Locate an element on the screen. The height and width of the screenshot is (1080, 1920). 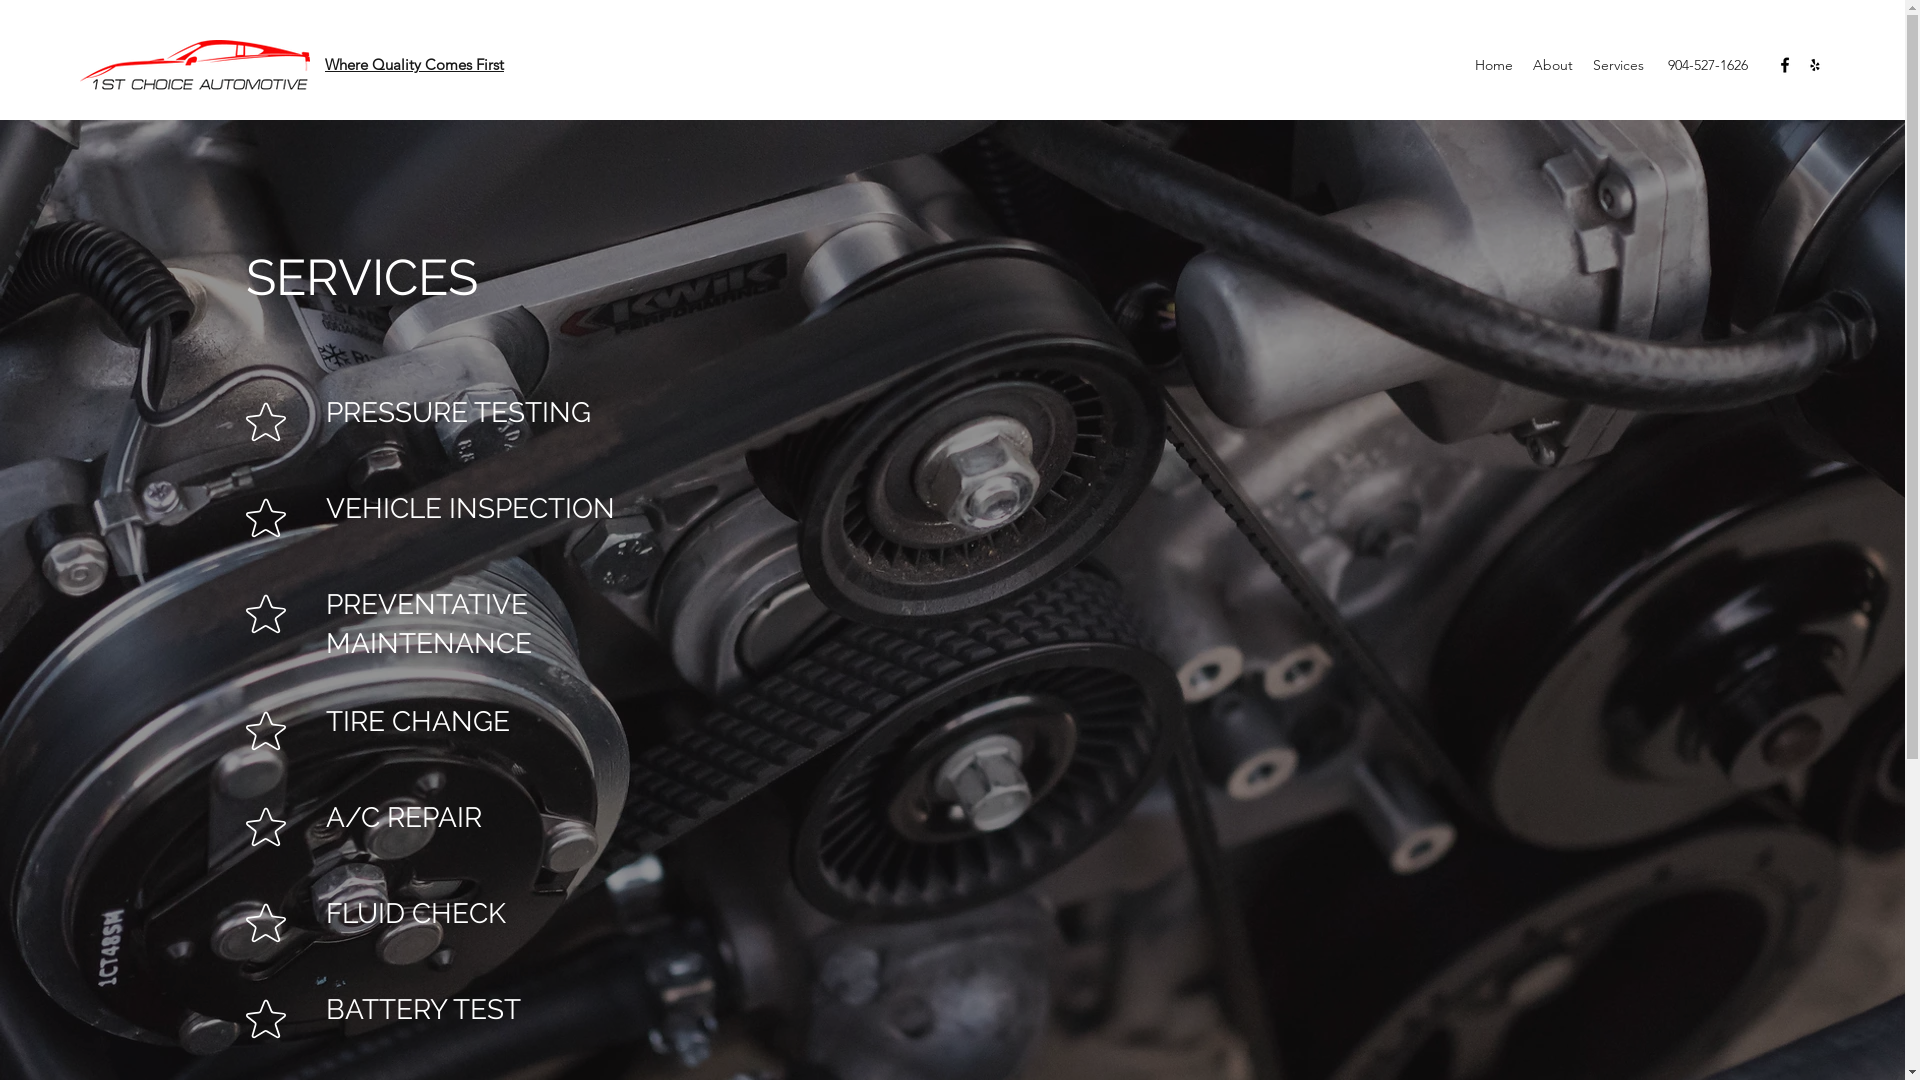
'About' is located at coordinates (1552, 64).